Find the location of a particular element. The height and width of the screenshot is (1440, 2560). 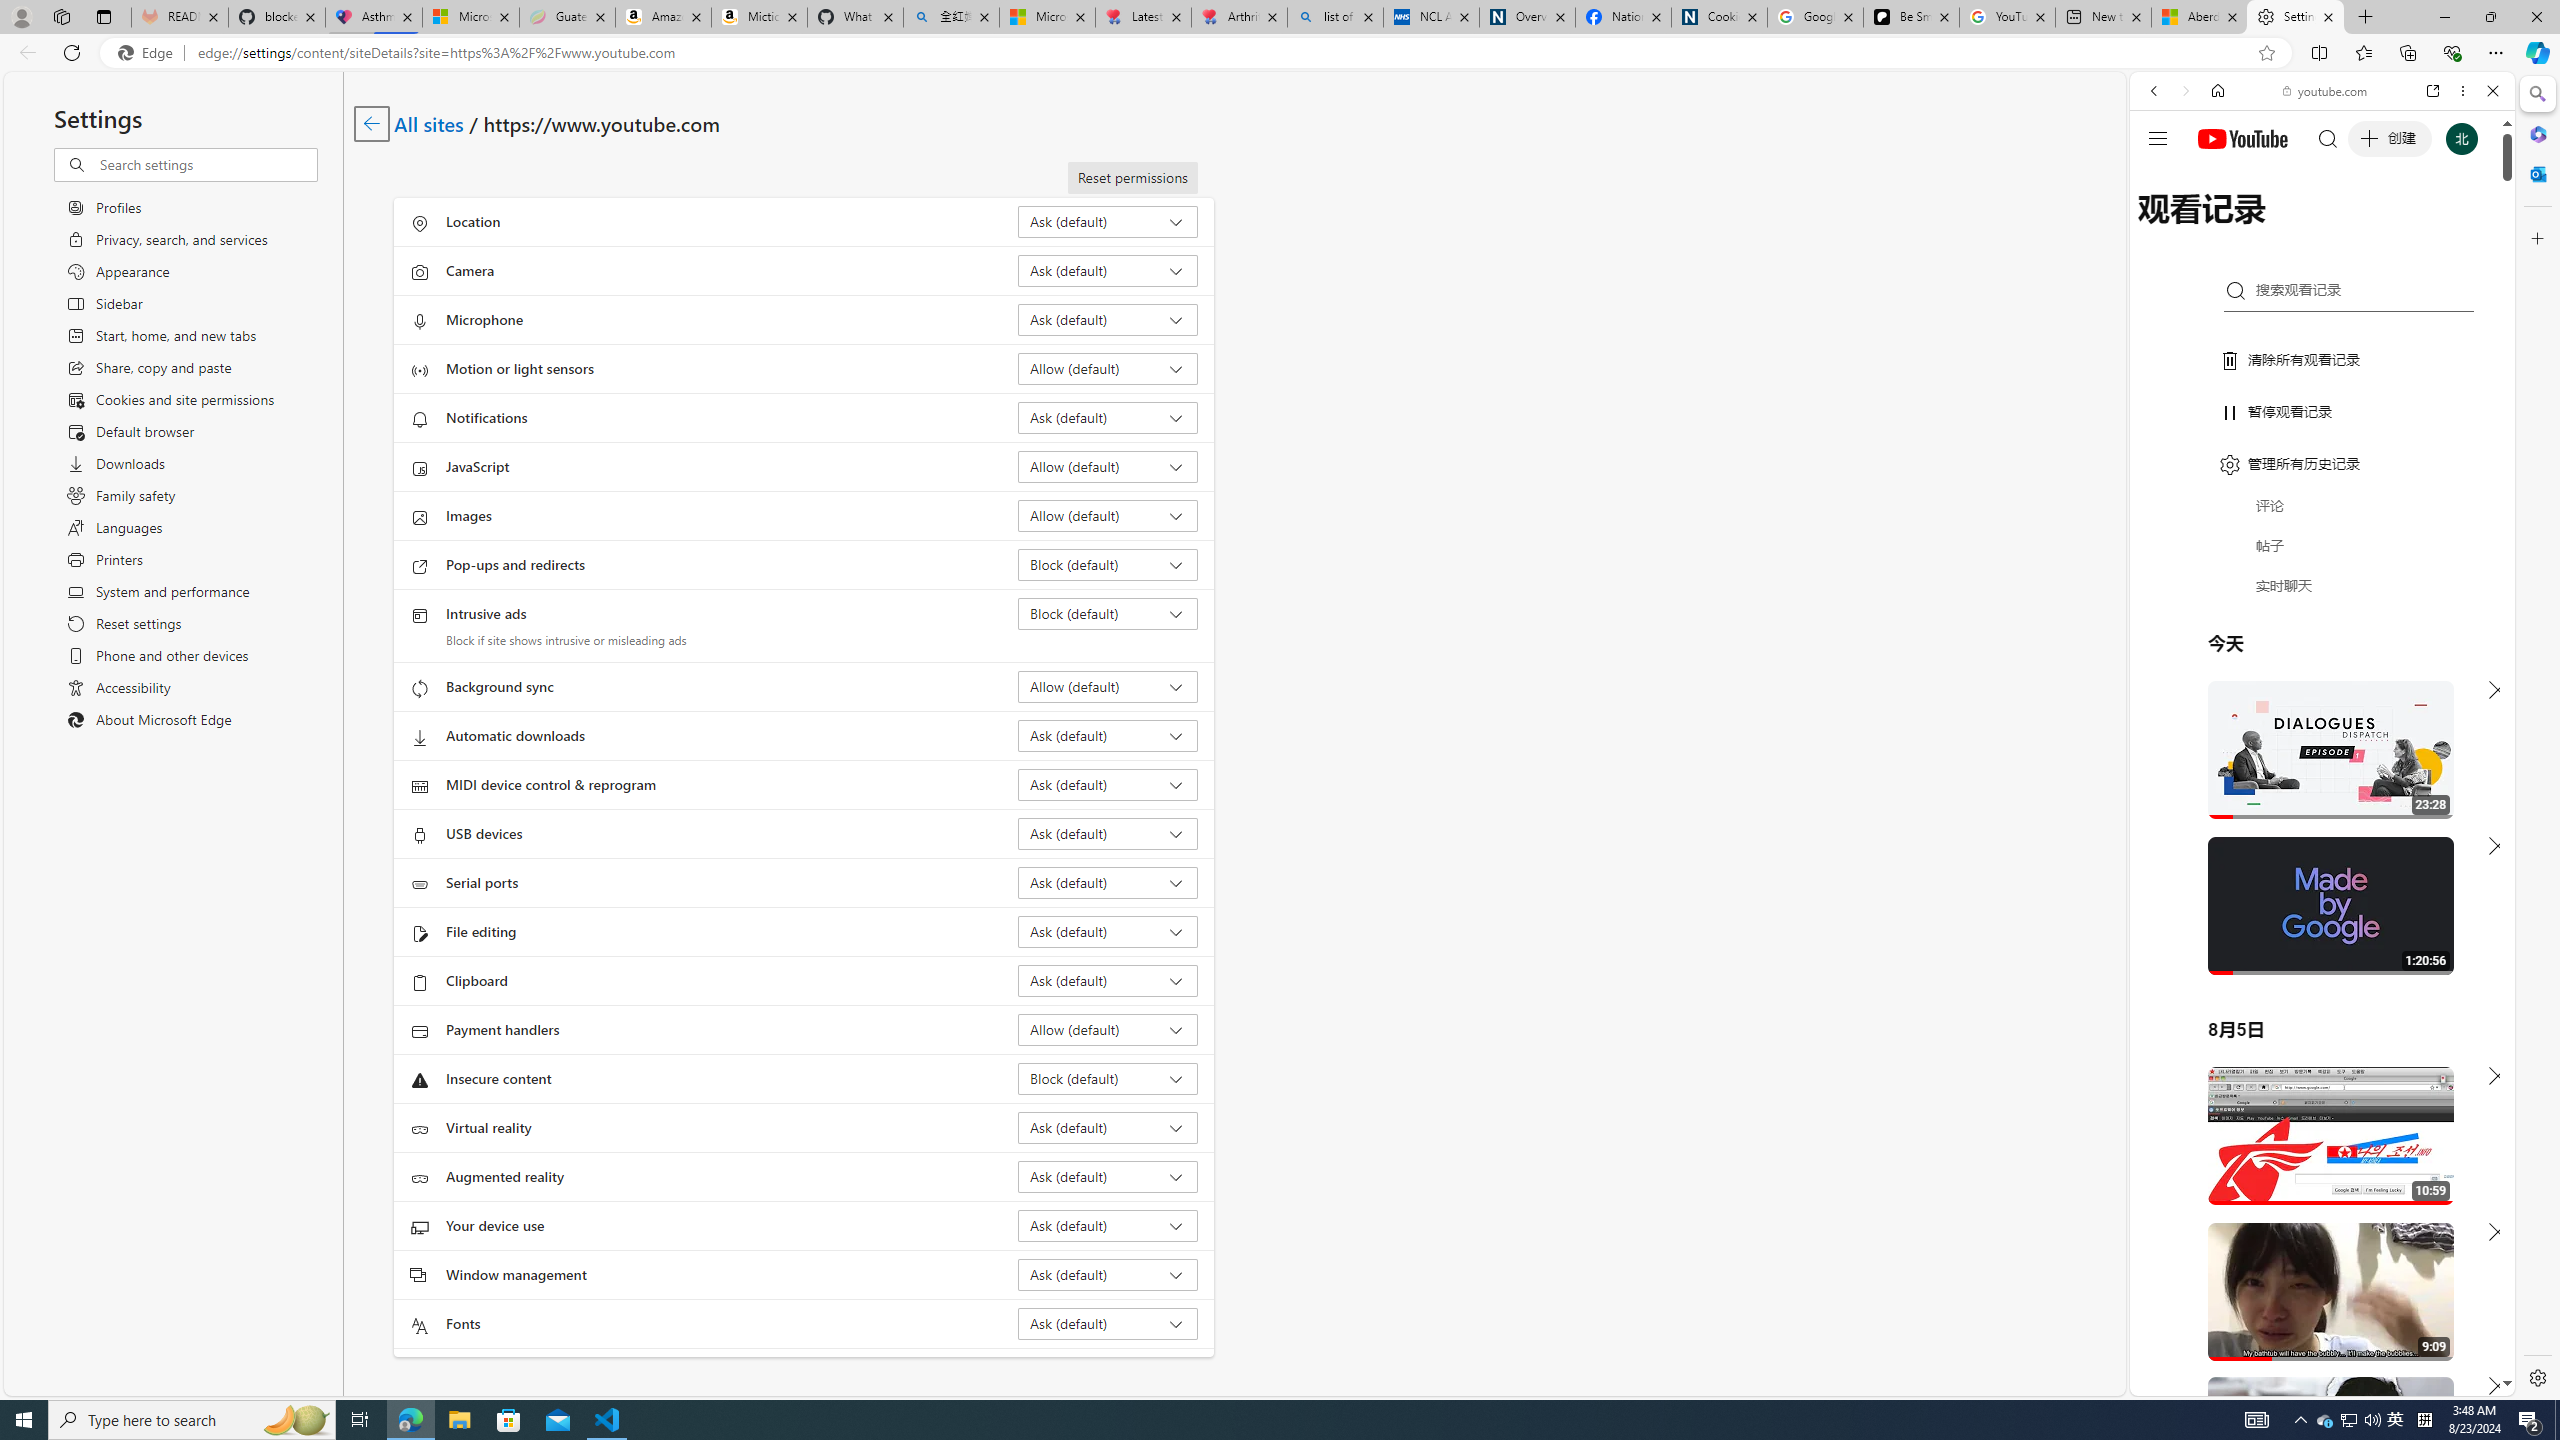

'Trailer #2 [HD]' is located at coordinates (2320, 591).